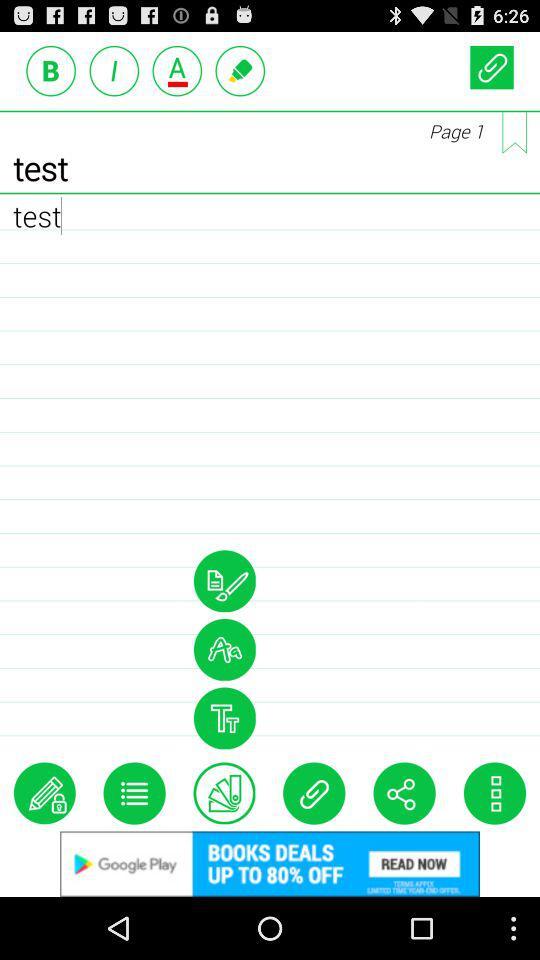 This screenshot has height=960, width=540. What do you see at coordinates (223, 793) in the screenshot?
I see `tags` at bounding box center [223, 793].